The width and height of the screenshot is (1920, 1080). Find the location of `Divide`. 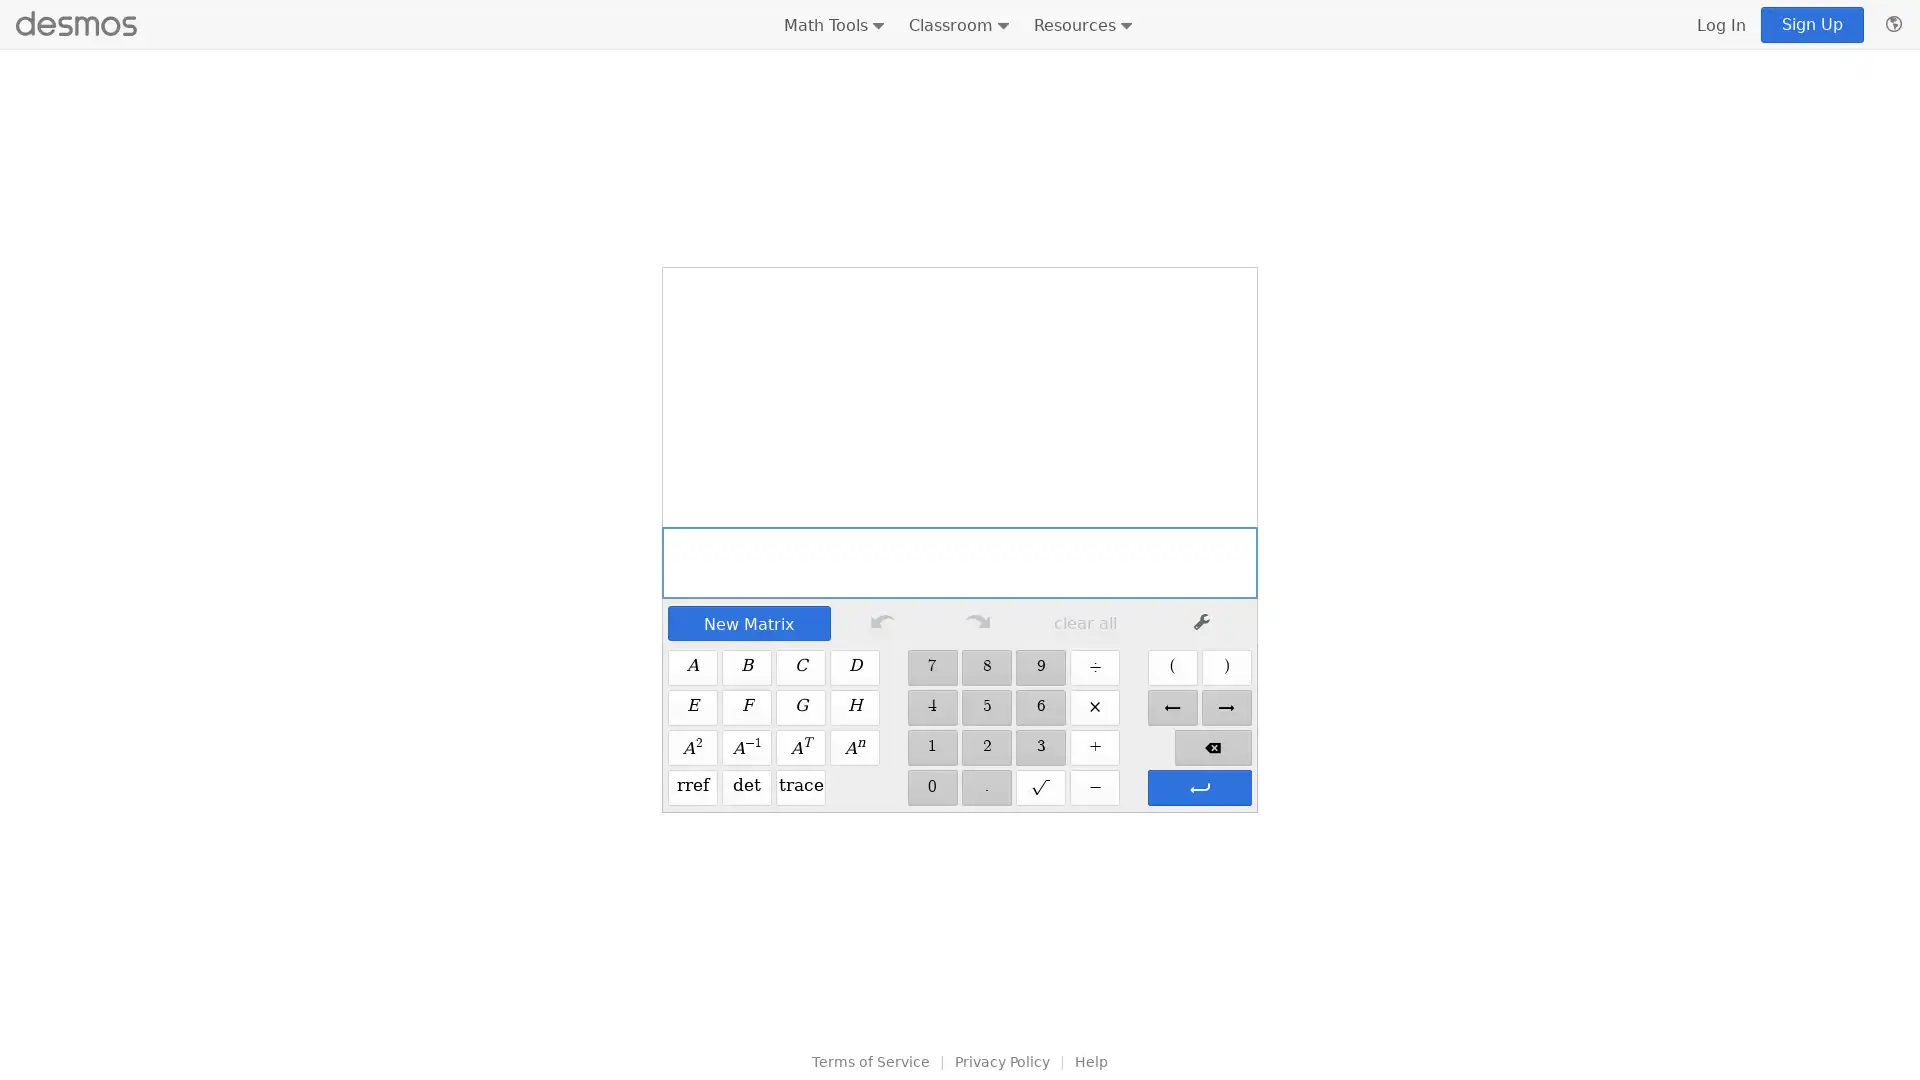

Divide is located at coordinates (1093, 667).